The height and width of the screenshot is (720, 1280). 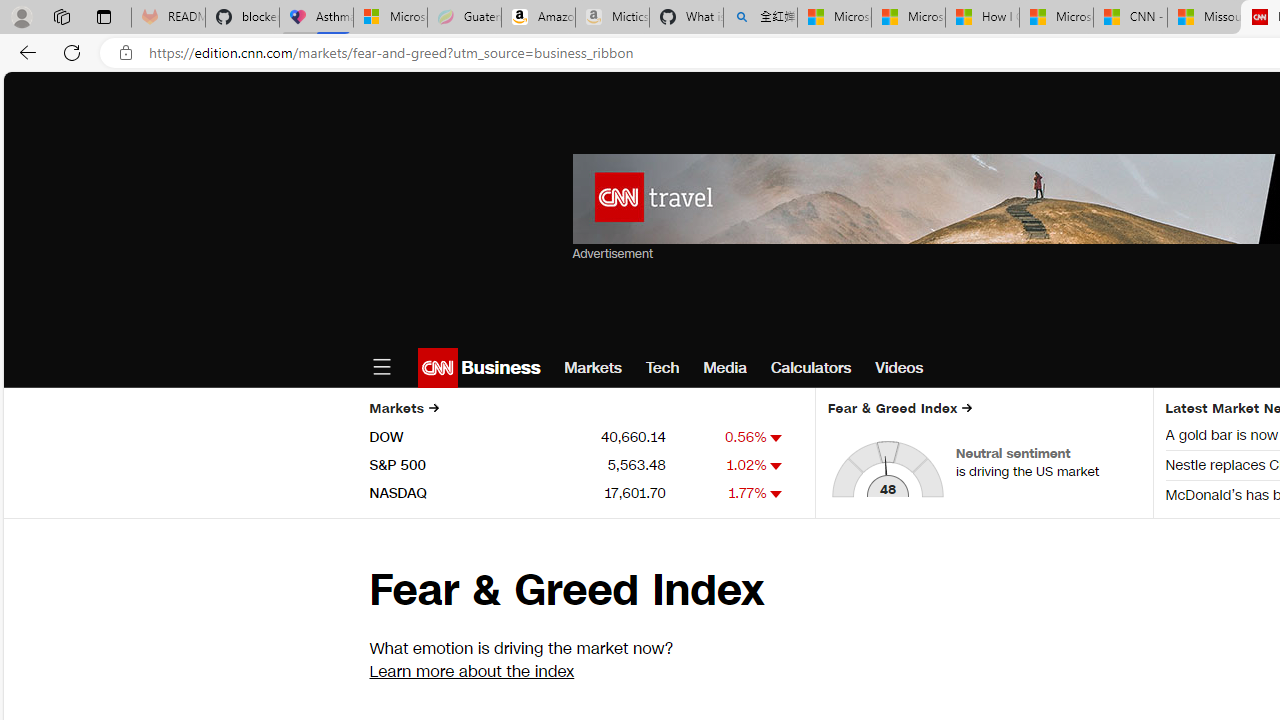 I want to click on 'Markets', so click(x=592, y=367).